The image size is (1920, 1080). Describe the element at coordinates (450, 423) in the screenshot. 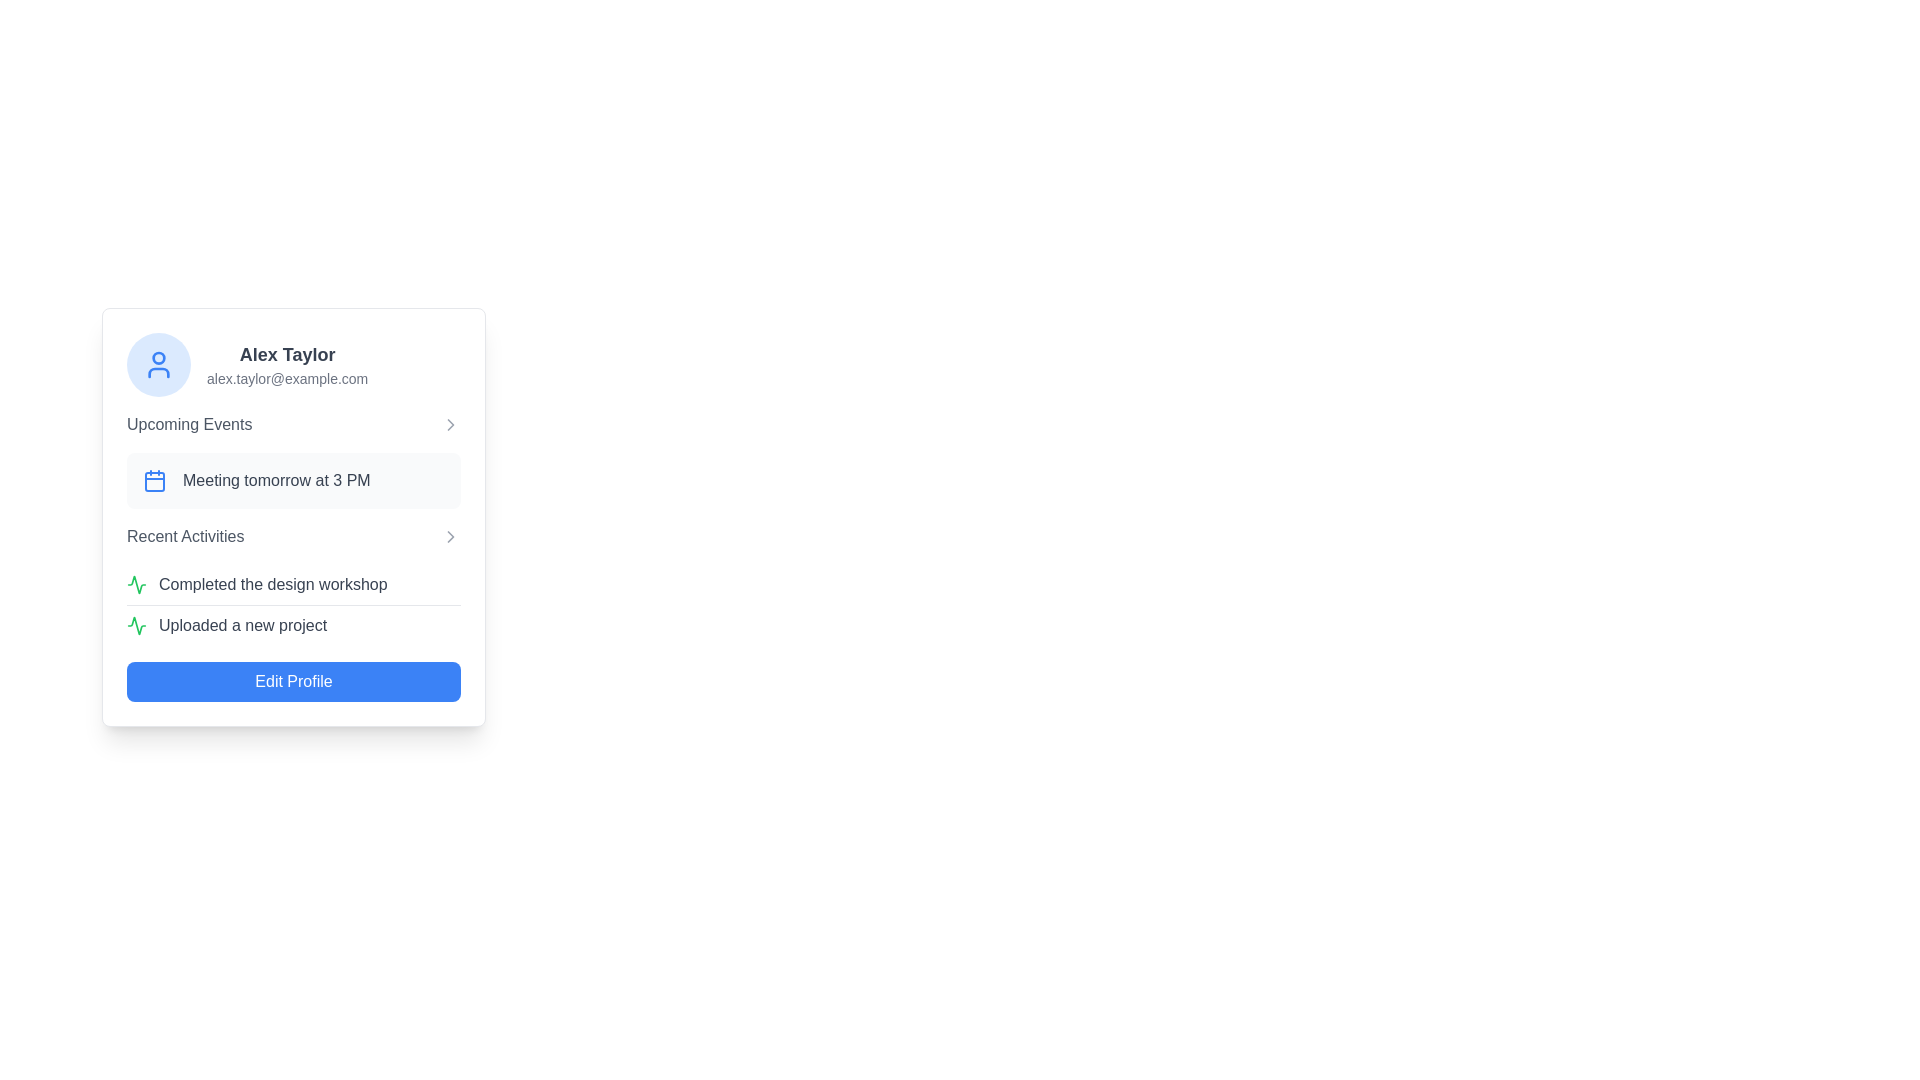

I see `the right-pointing arrow icon located to the right of the 'Recent Activities' section title` at that location.